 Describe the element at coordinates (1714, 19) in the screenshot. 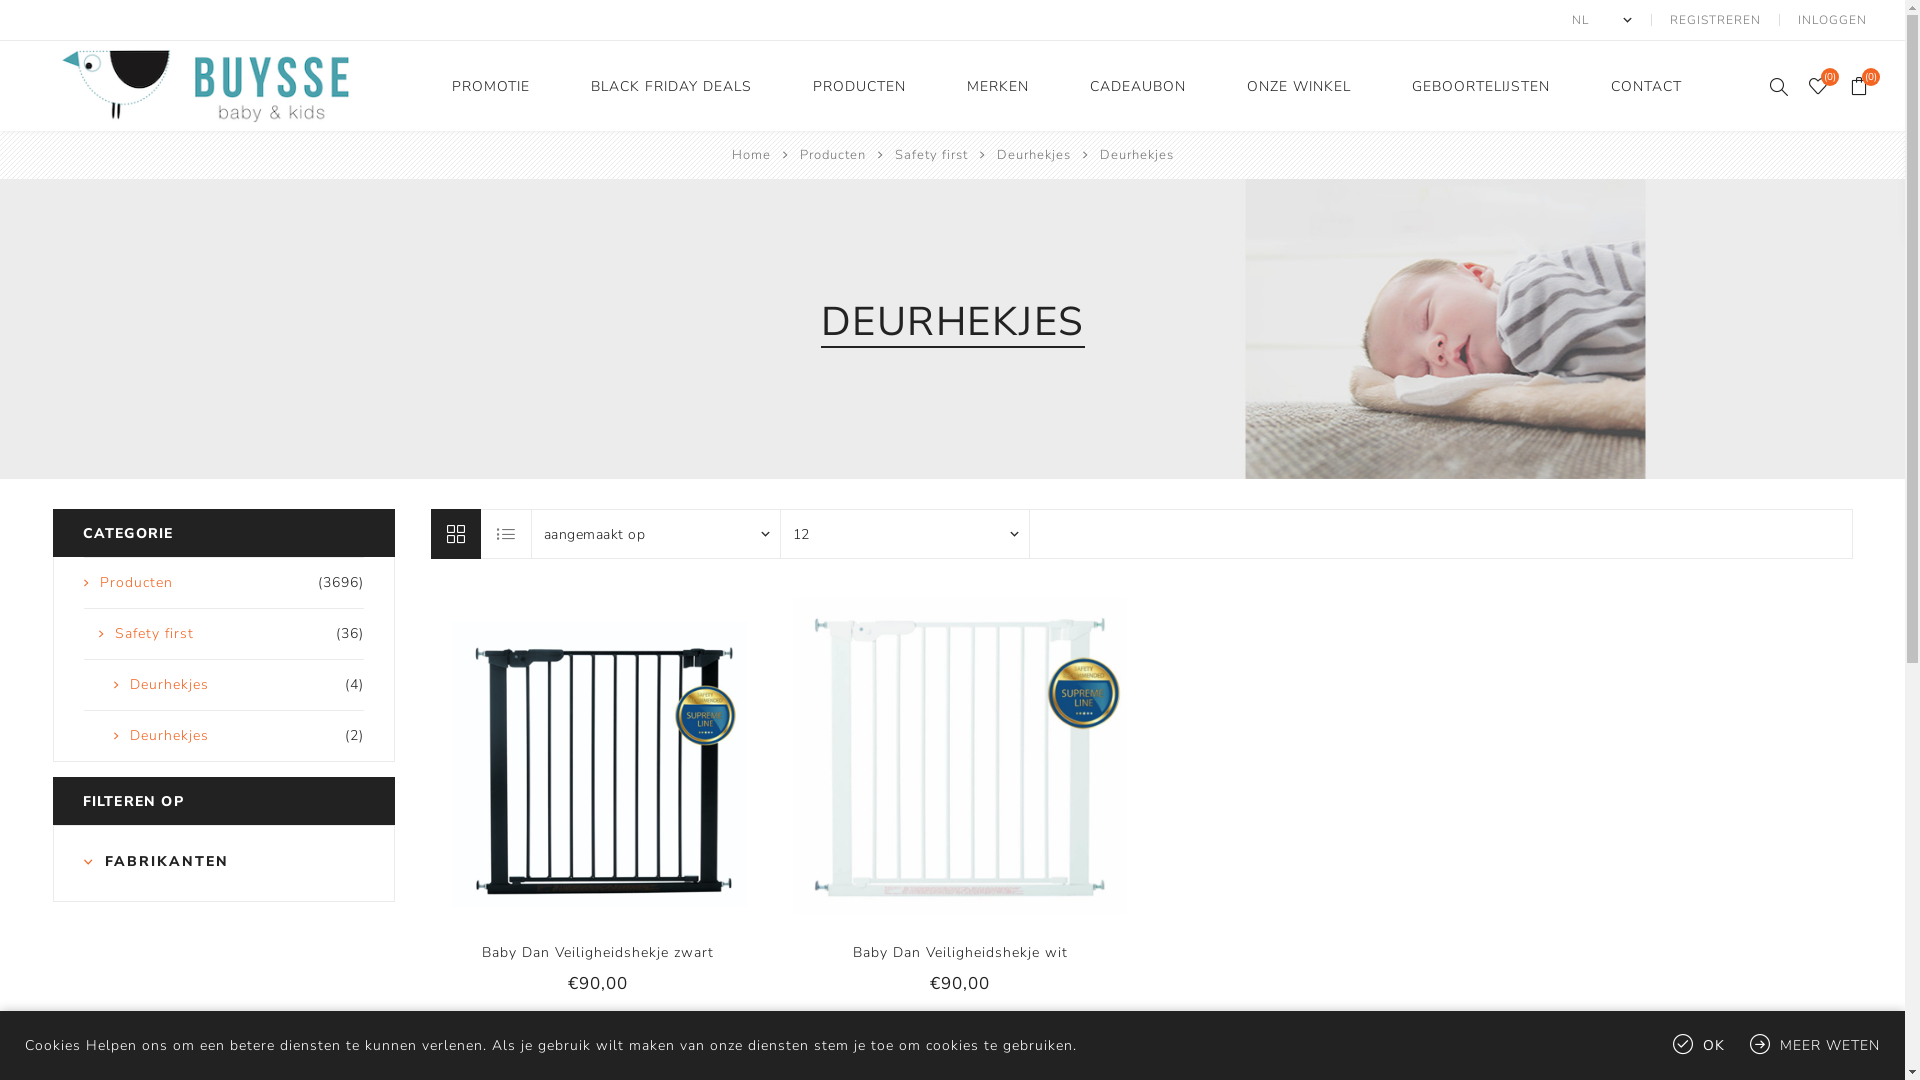

I see `'REGISTREREN'` at that location.